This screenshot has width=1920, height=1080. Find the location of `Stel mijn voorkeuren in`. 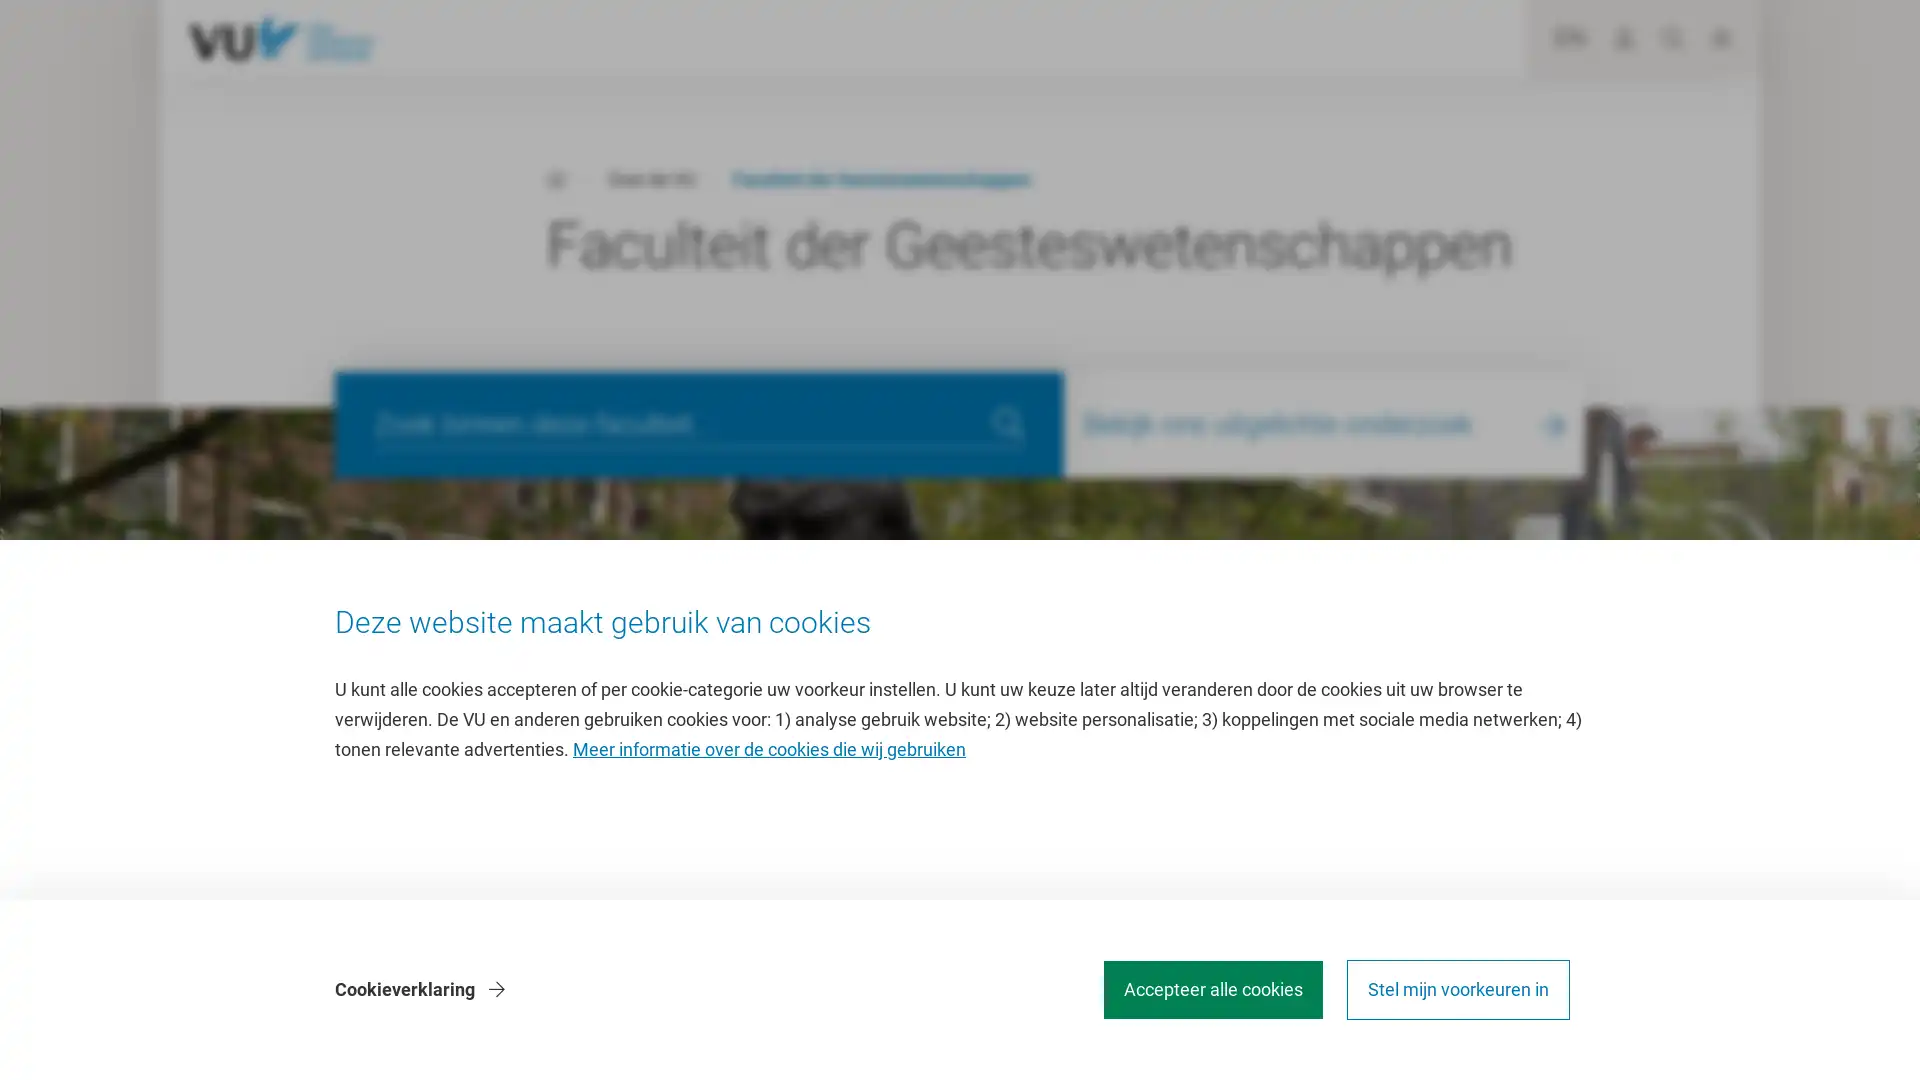

Stel mijn voorkeuren in is located at coordinates (1458, 990).